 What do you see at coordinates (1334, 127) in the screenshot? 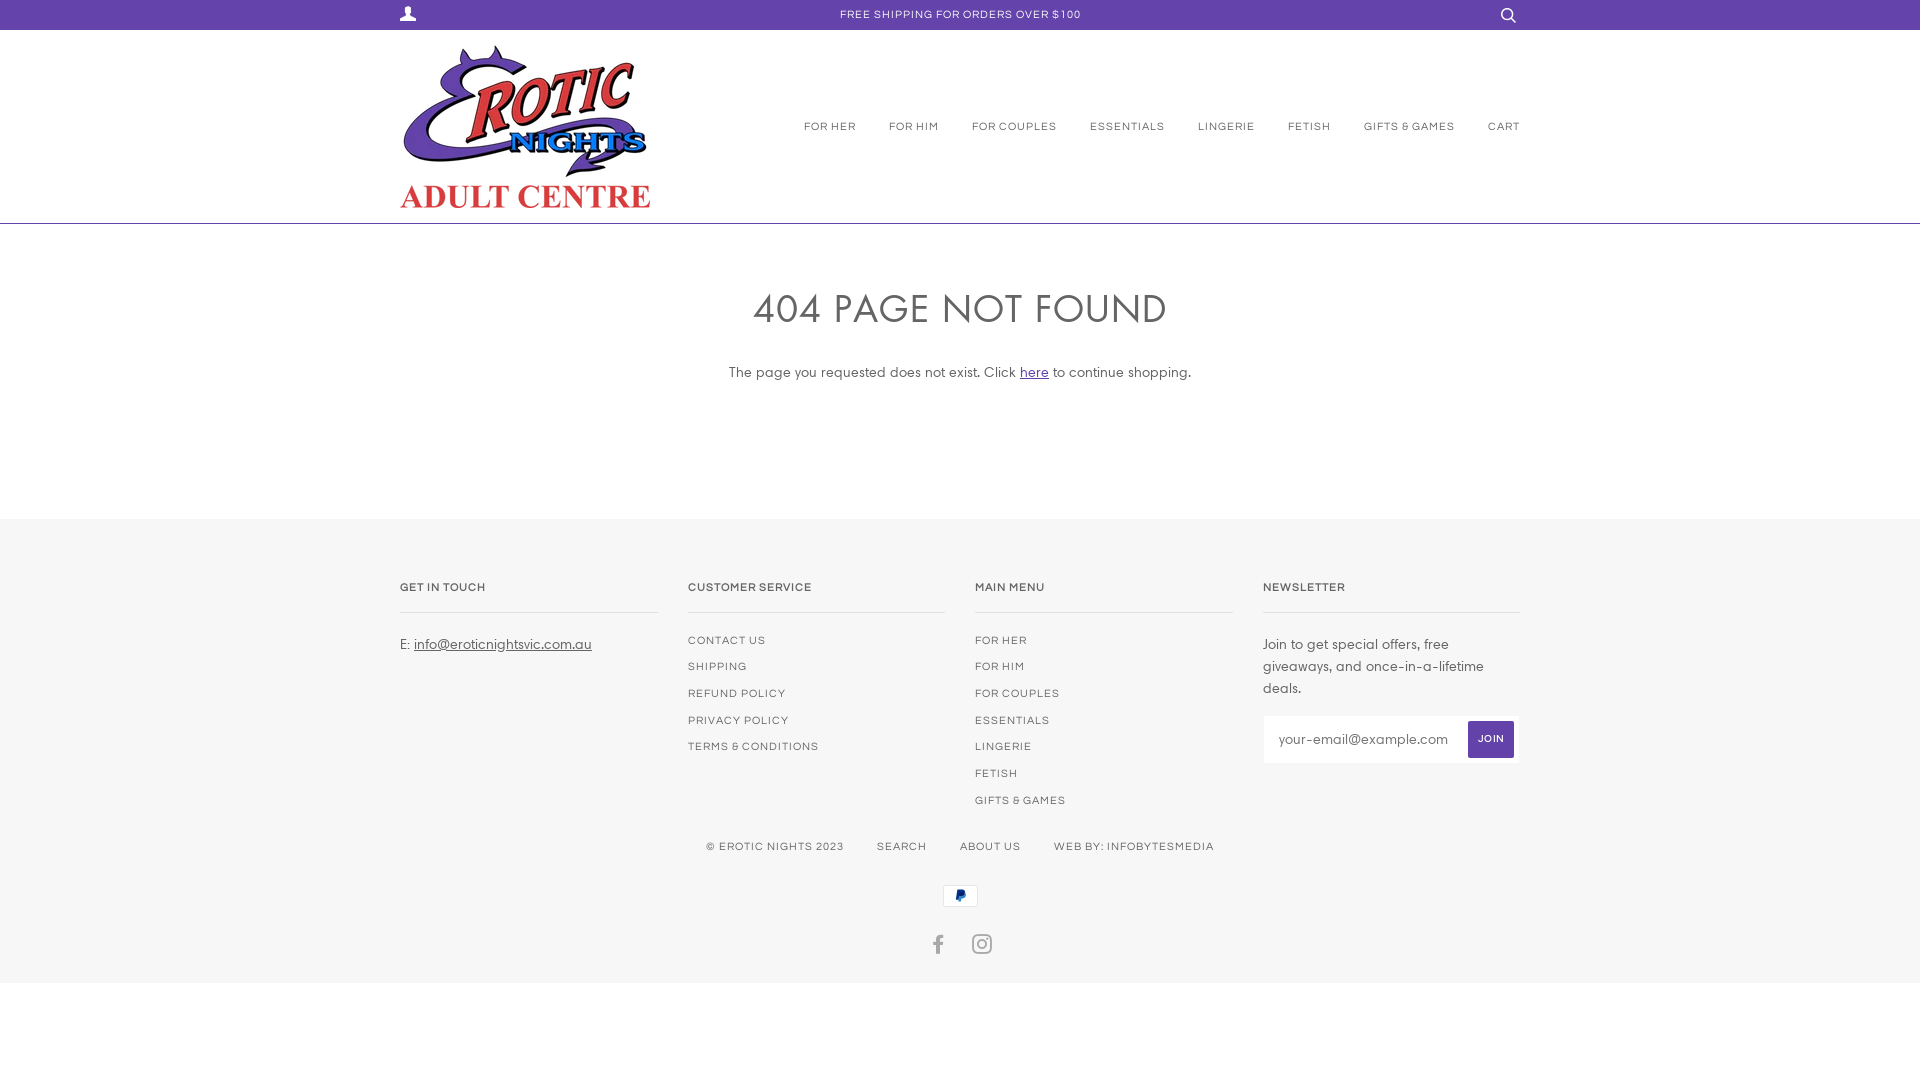
I see `'GIFTS & GAMES'` at bounding box center [1334, 127].